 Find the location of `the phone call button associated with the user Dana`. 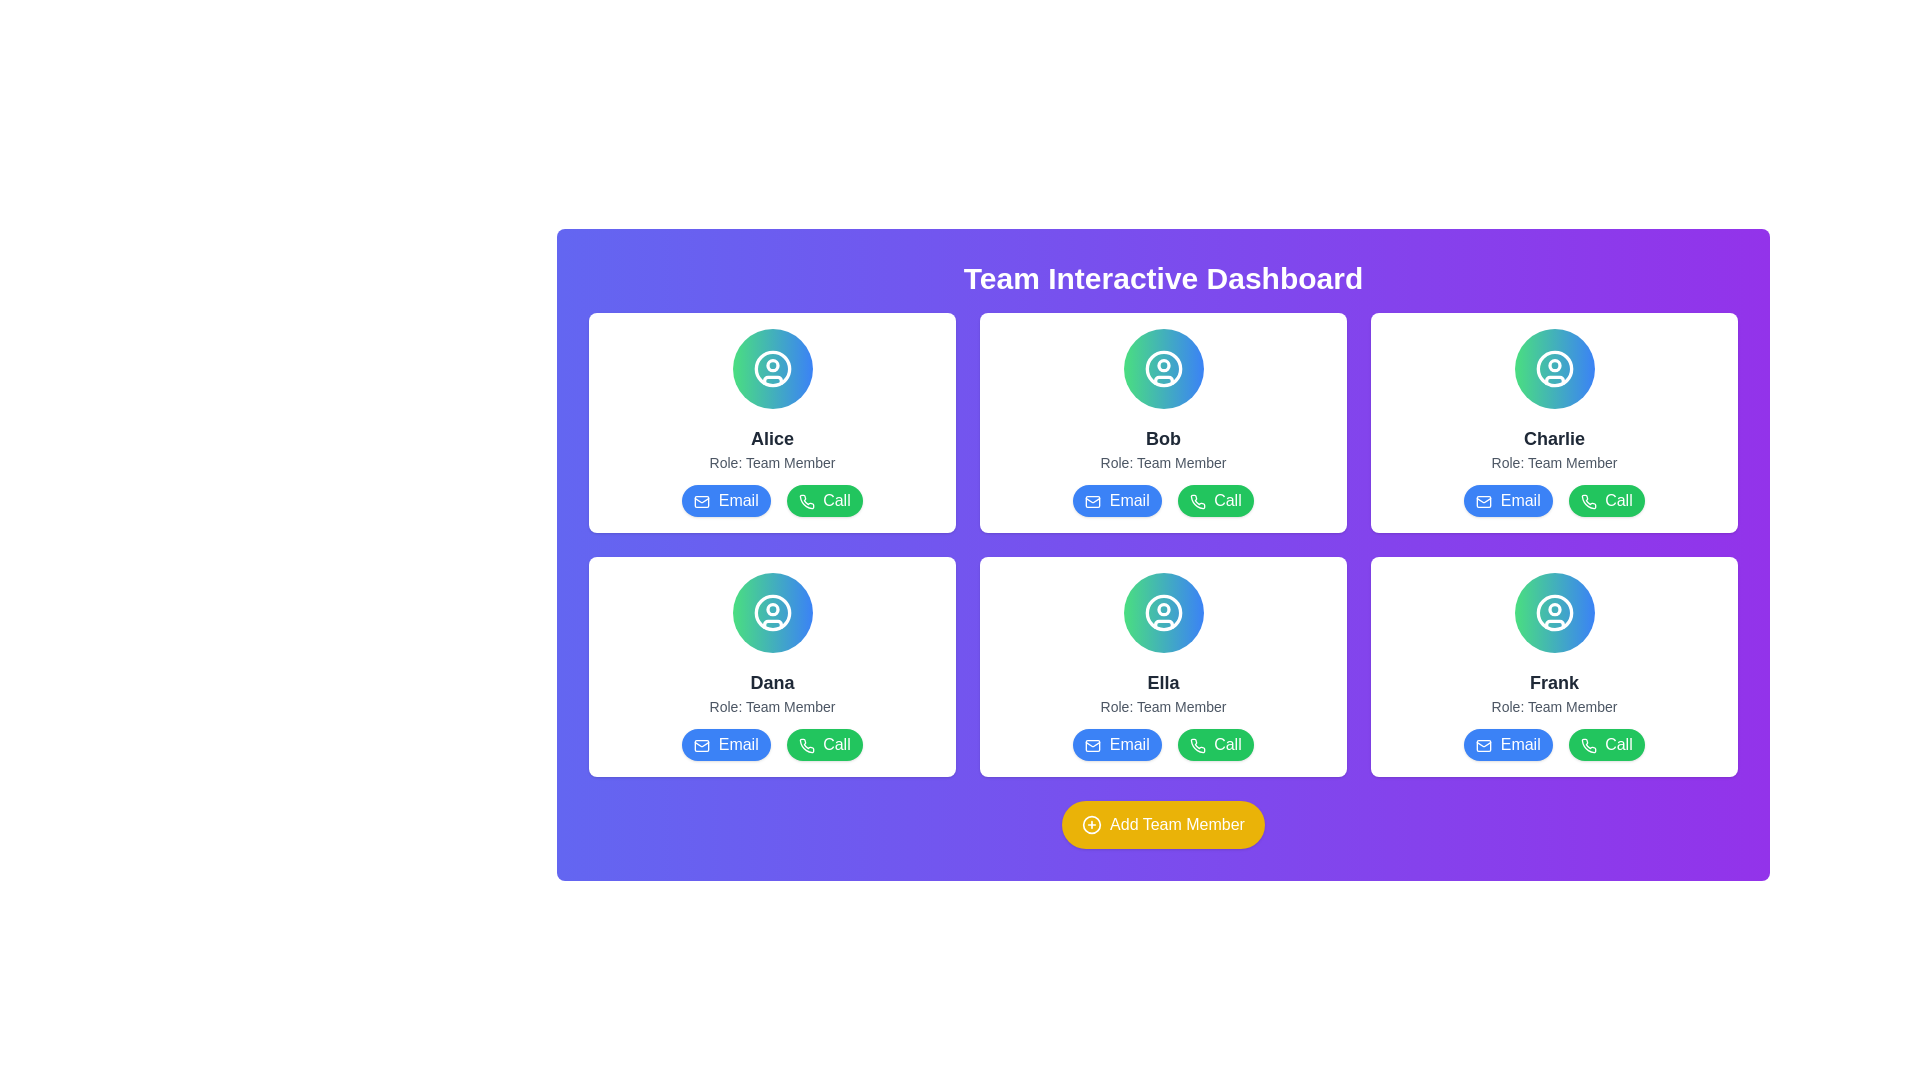

the phone call button associated with the user Dana is located at coordinates (806, 745).